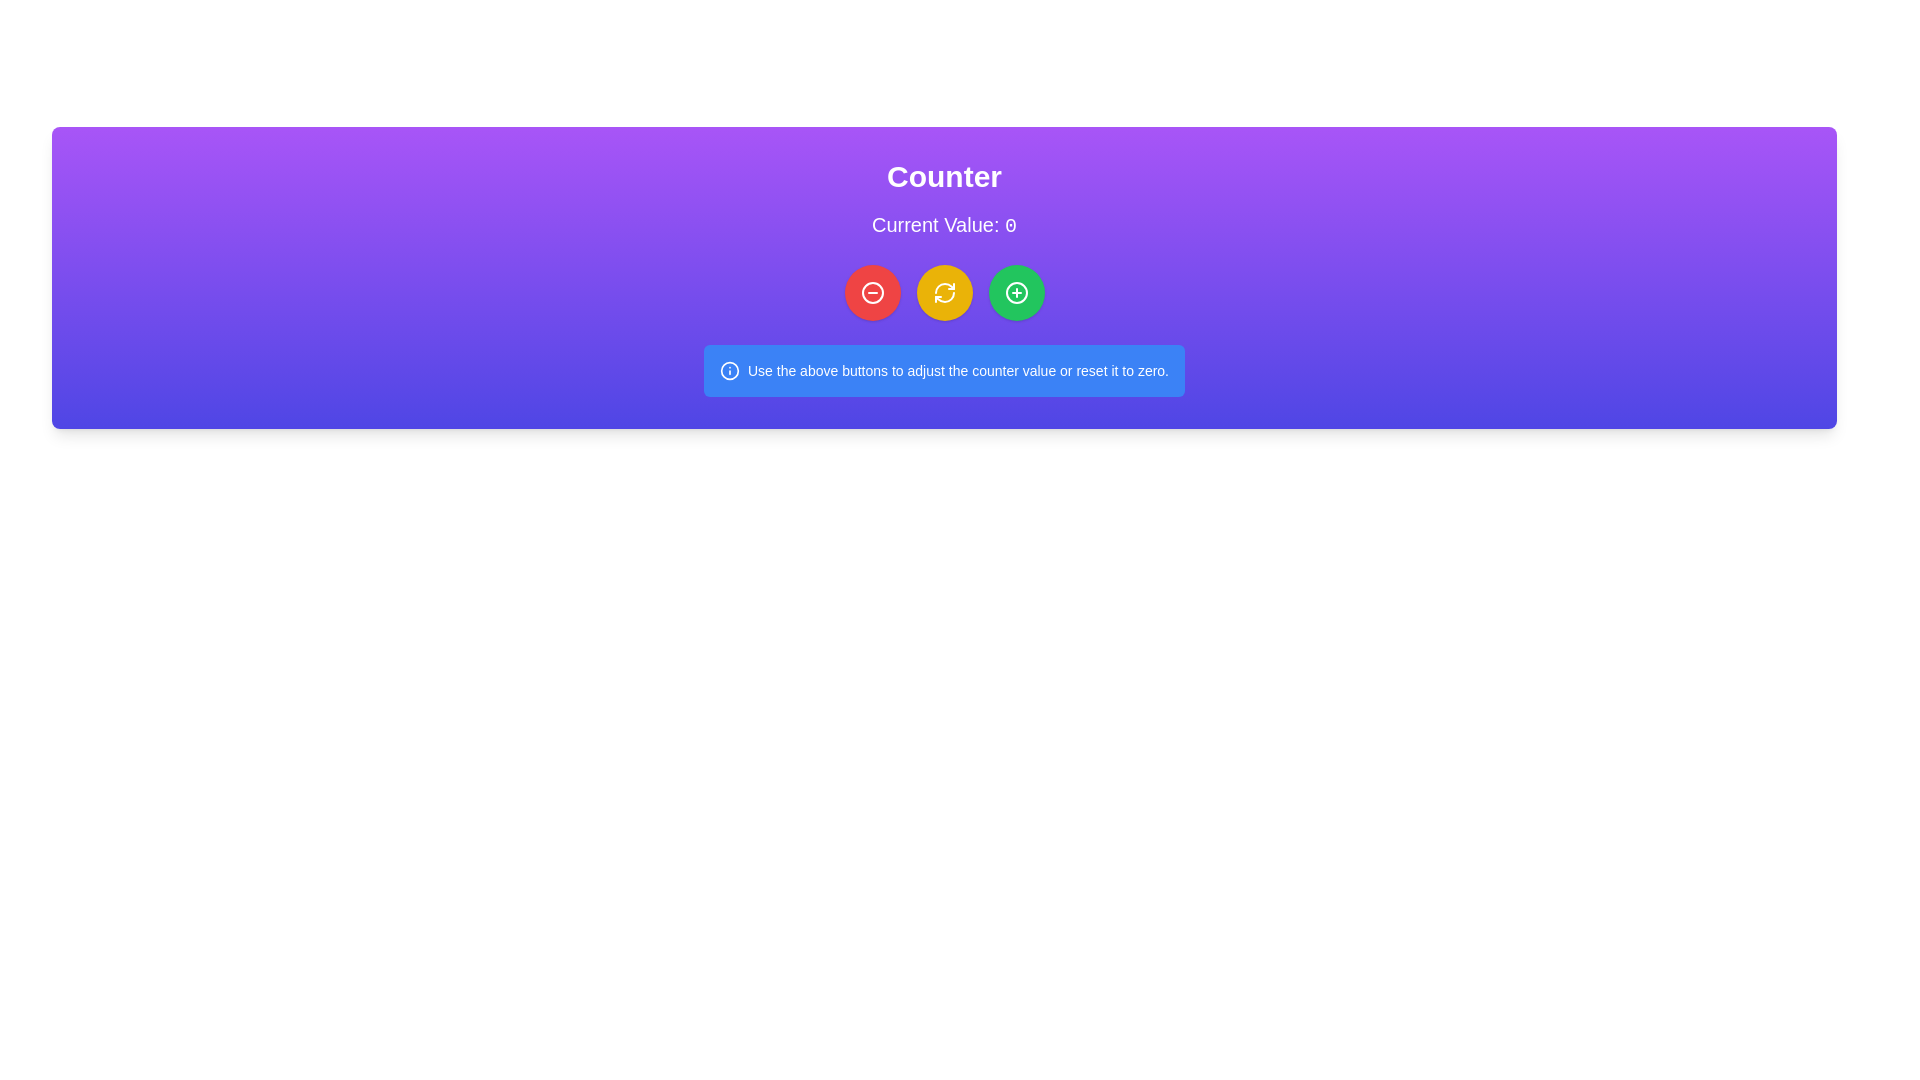 The image size is (1920, 1080). I want to click on the second button in the horizontal row of three buttons, positioned centrally in the row, to reset or reload the counter displayed above, so click(943, 293).